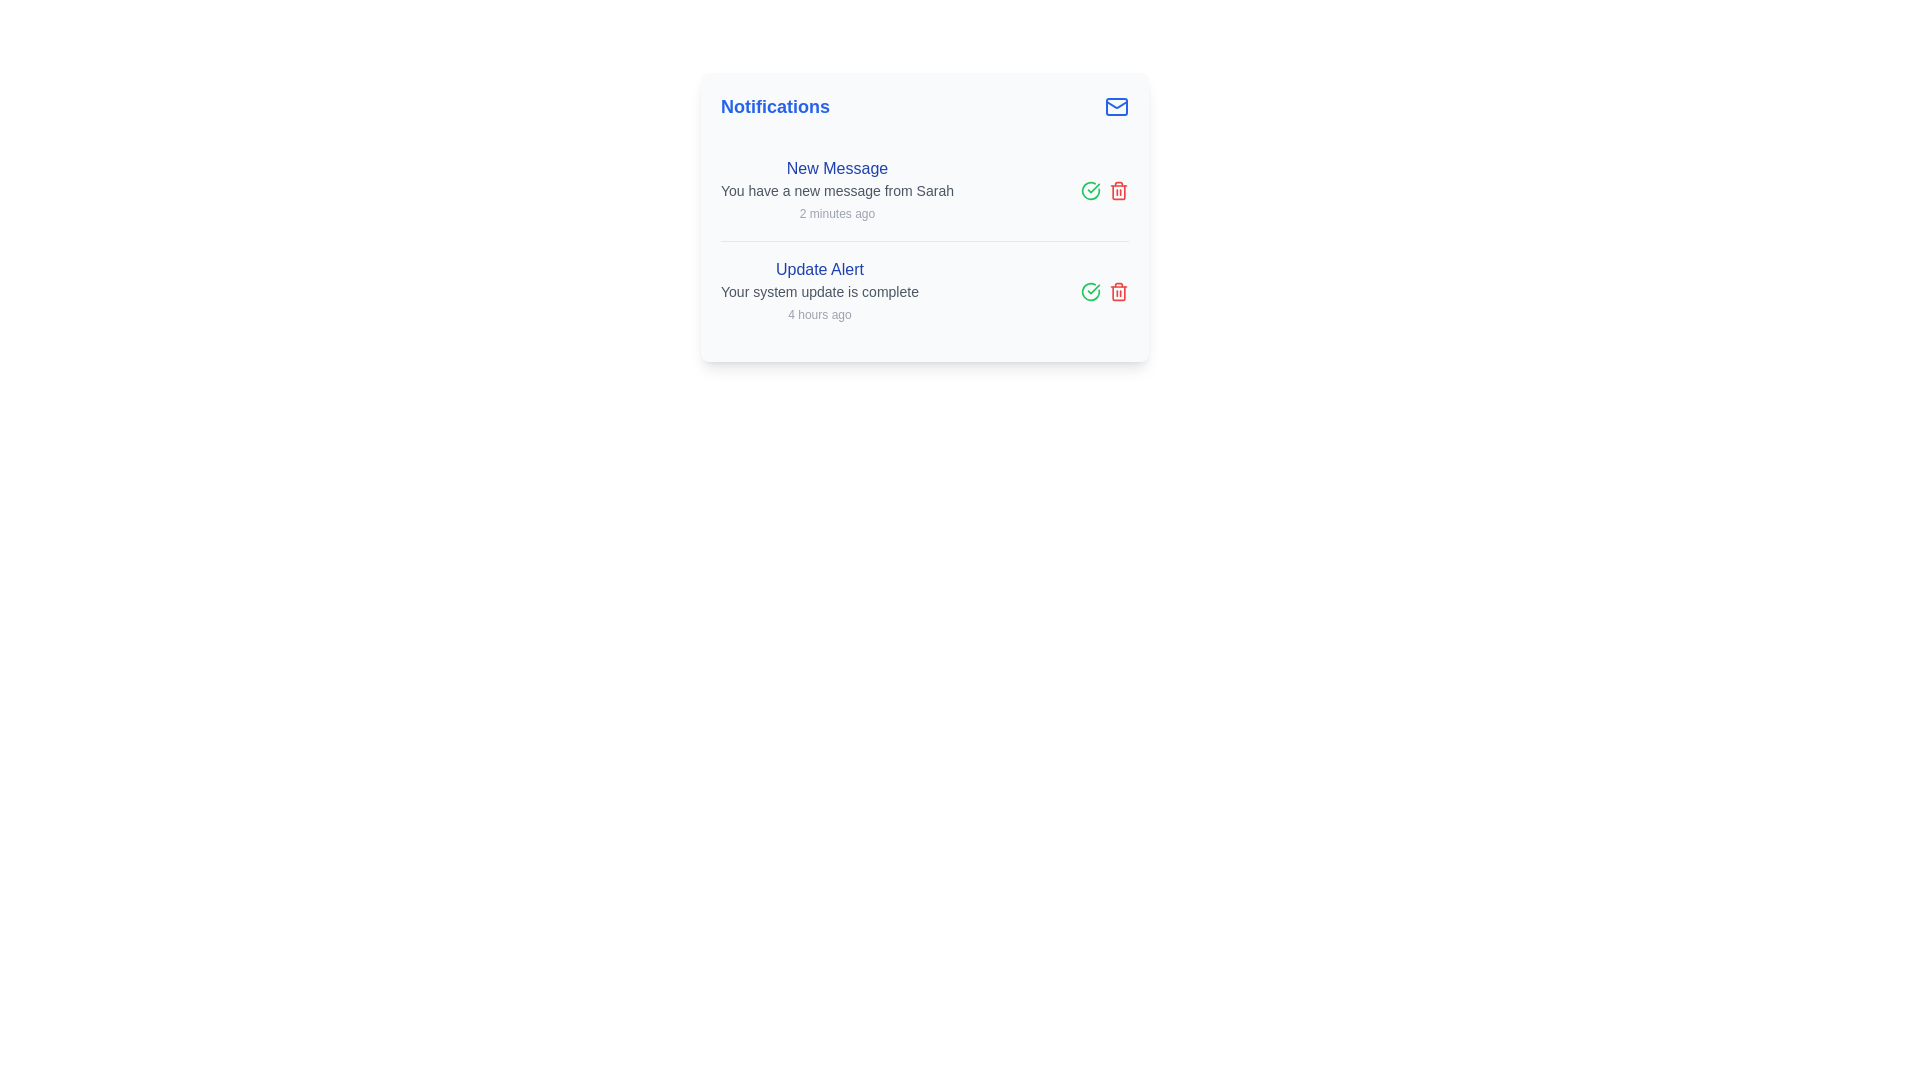 This screenshot has width=1920, height=1080. Describe the element at coordinates (1116, 107) in the screenshot. I see `the rectangular SVG shape representing the envelope of a mail icon located in the top-right corner of the notification card` at that location.